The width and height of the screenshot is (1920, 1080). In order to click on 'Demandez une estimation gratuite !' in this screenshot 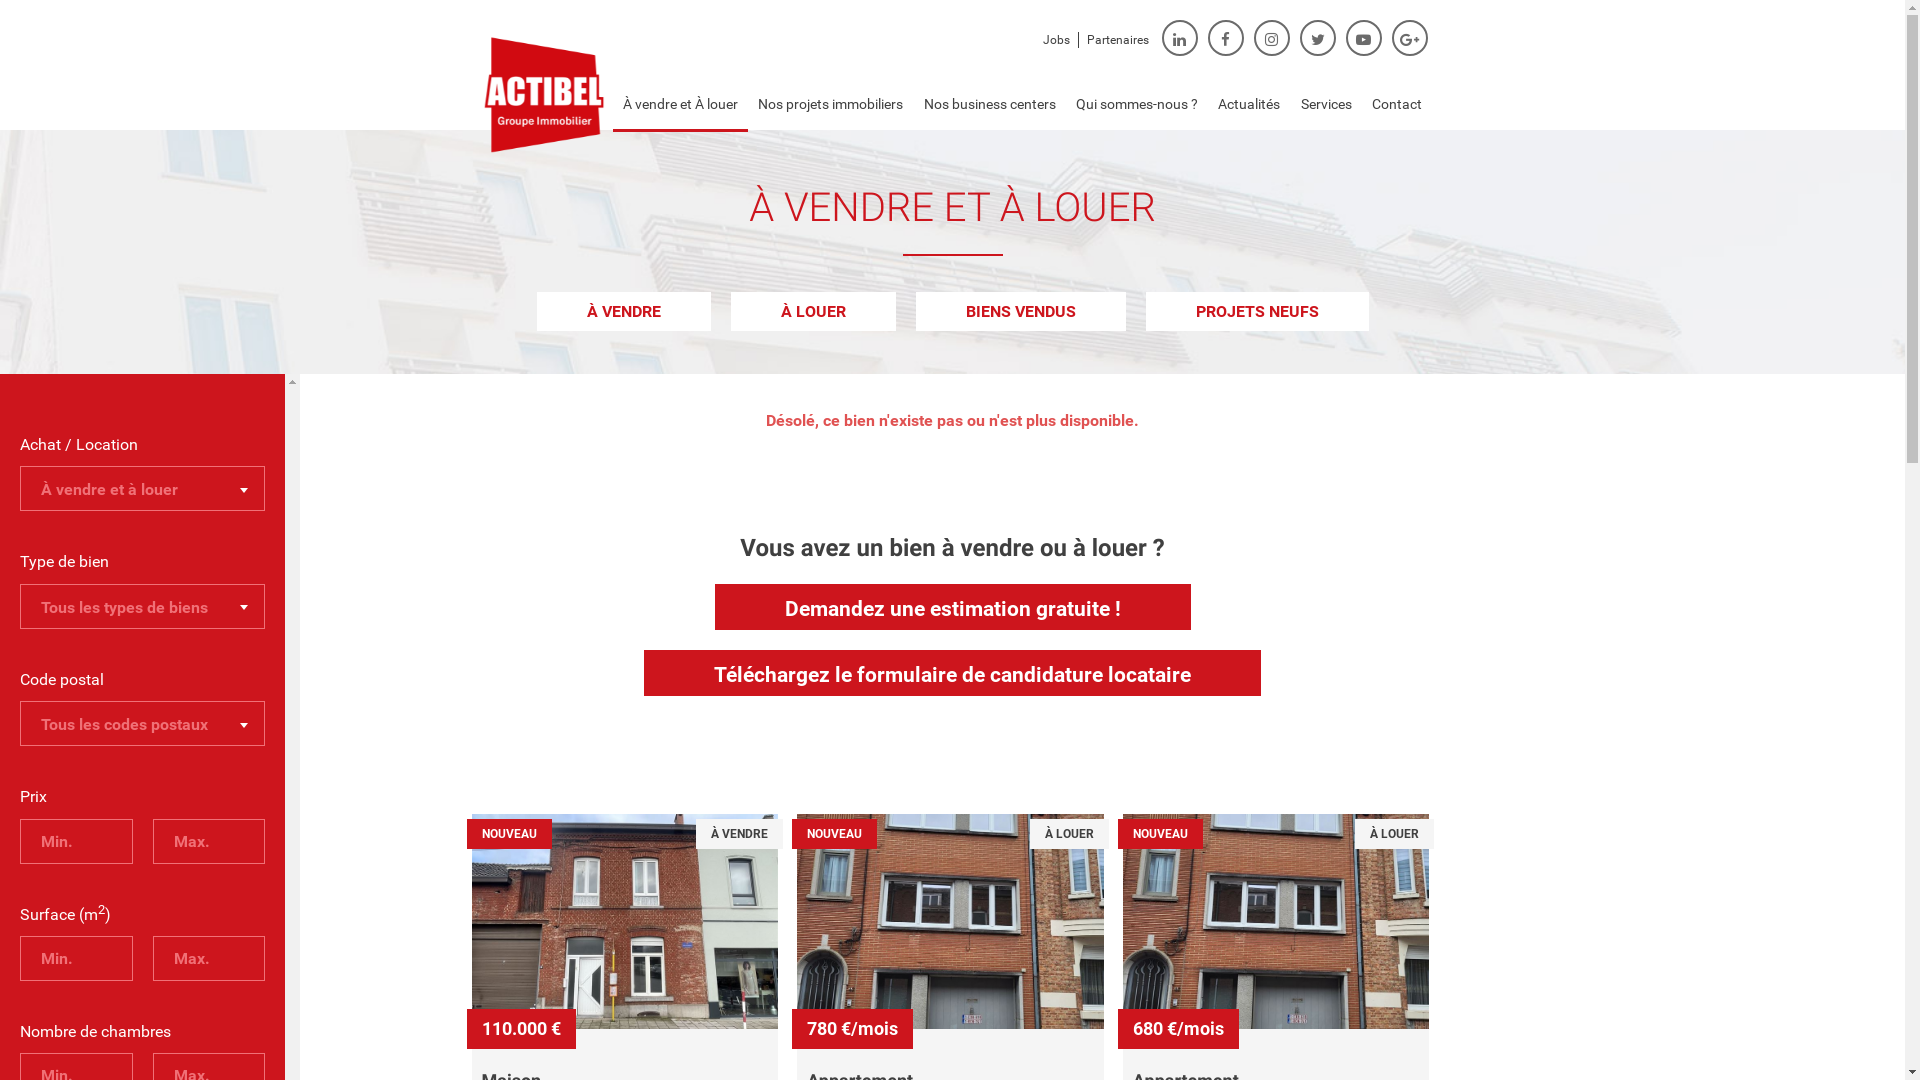, I will do `click(950, 605)`.